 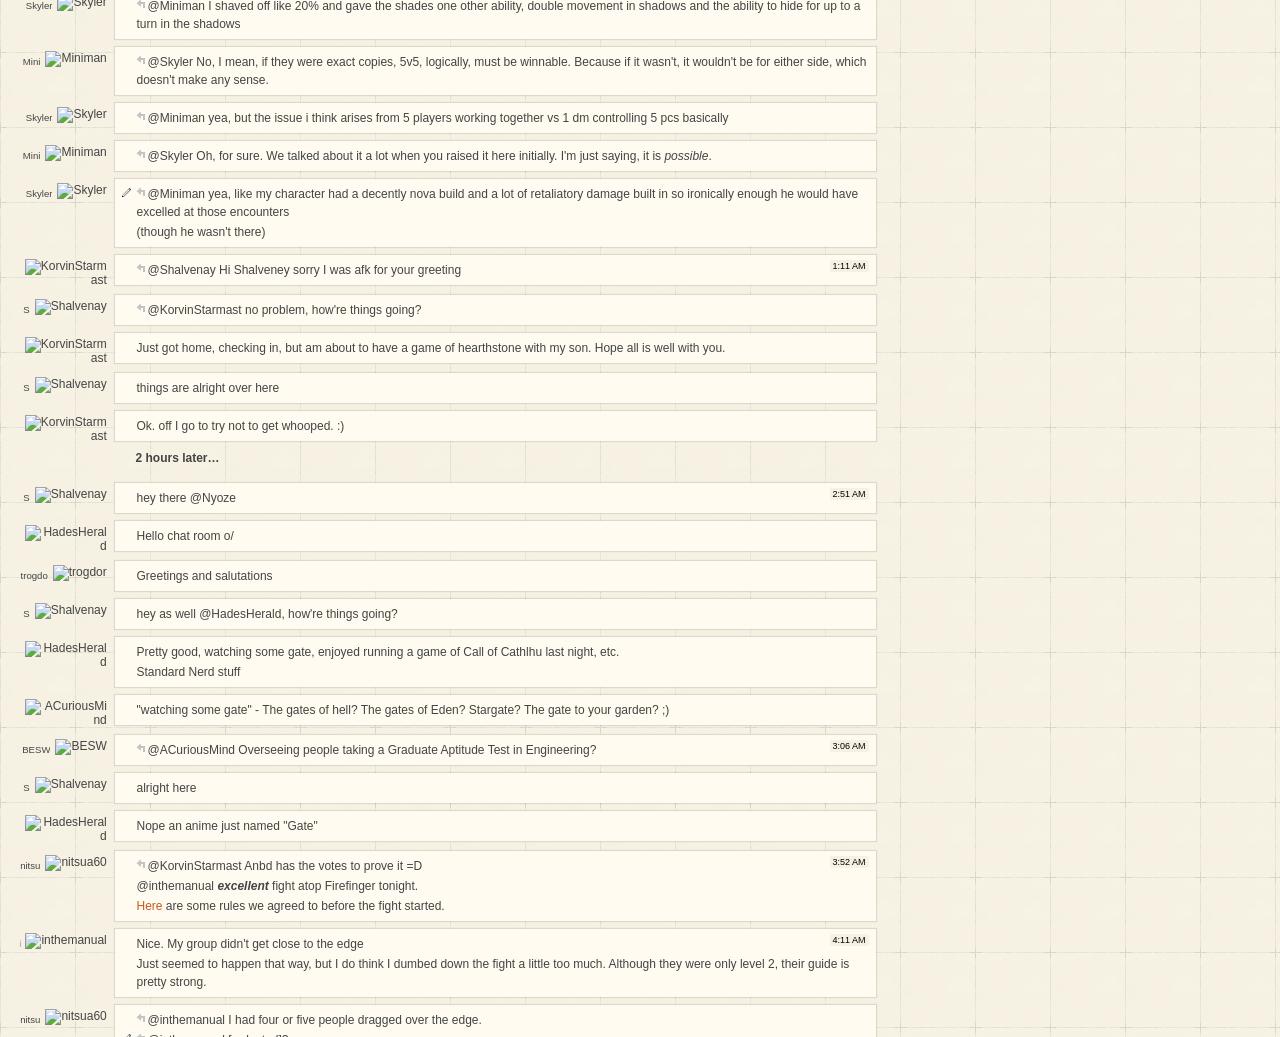 What do you see at coordinates (33, 580) in the screenshot?
I see `'trogdor'` at bounding box center [33, 580].